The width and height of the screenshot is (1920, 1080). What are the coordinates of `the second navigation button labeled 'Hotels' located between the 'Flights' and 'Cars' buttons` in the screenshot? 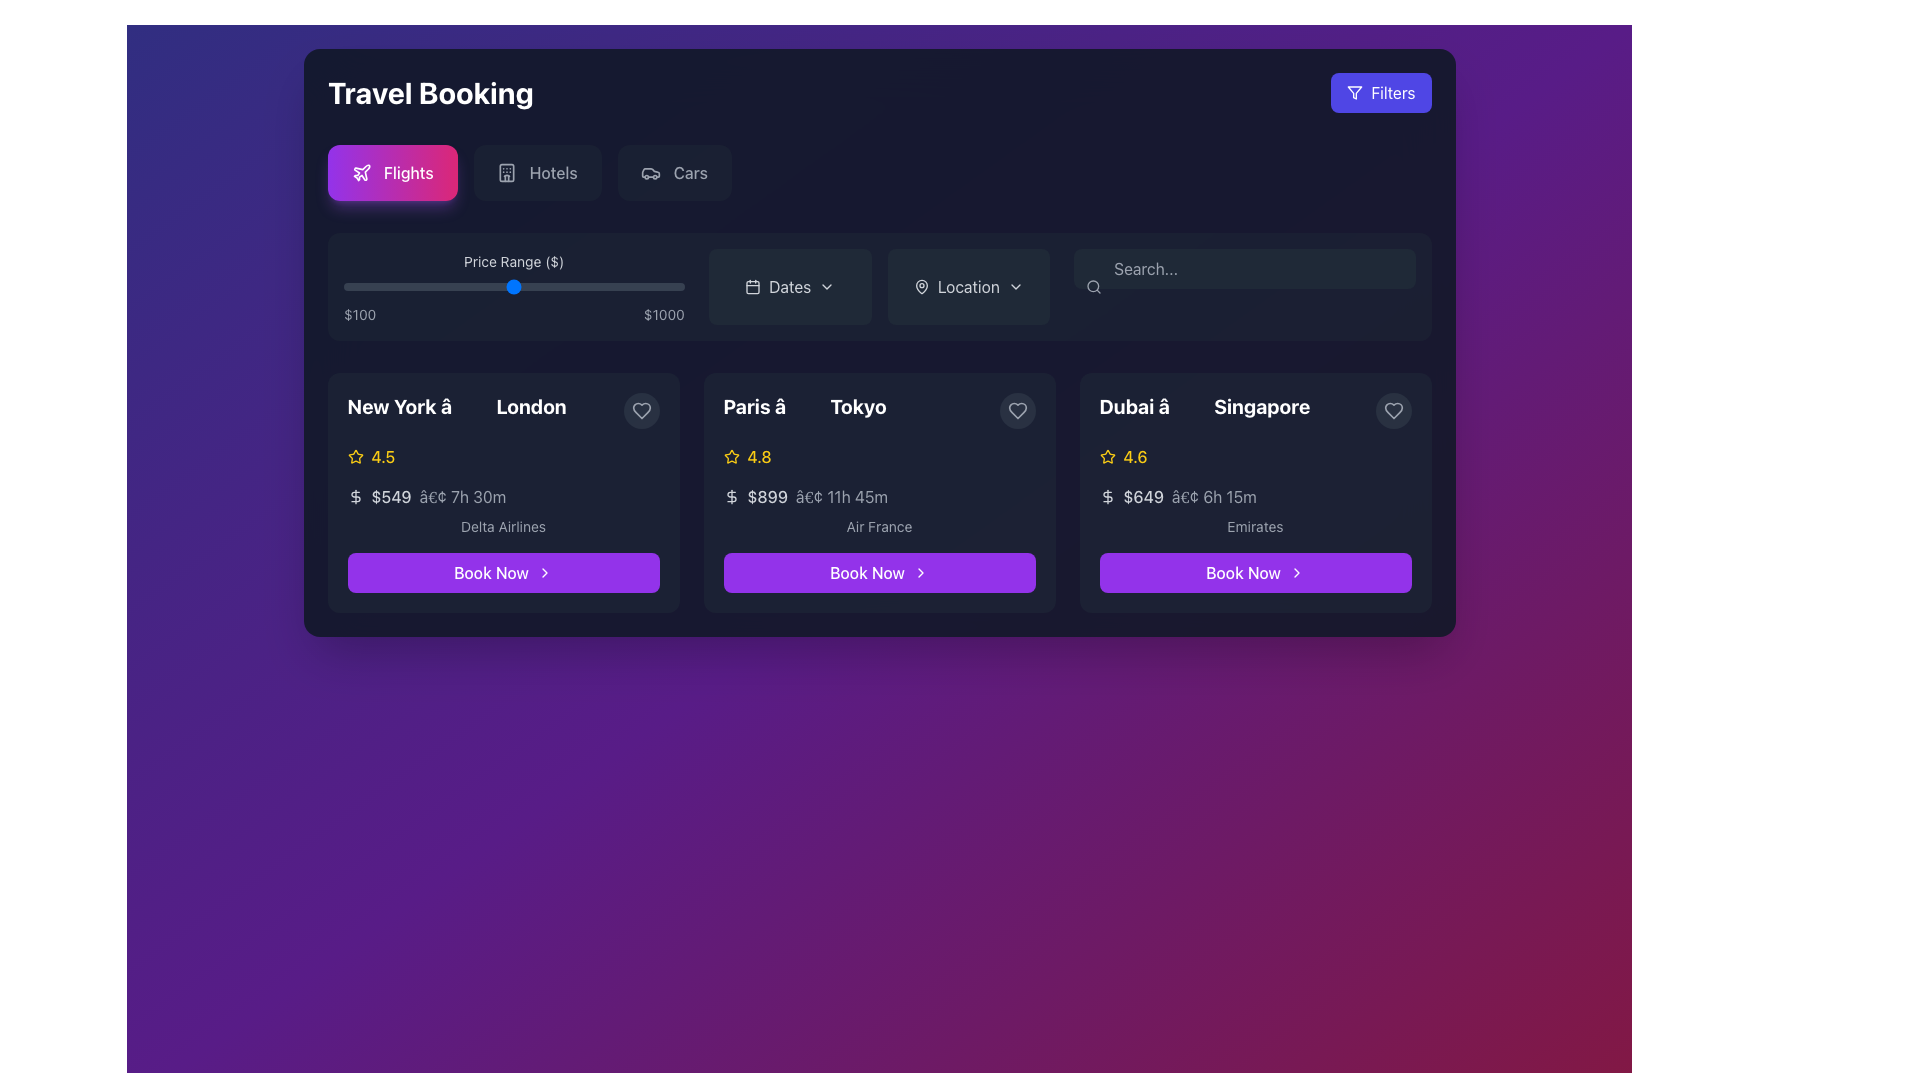 It's located at (537, 172).